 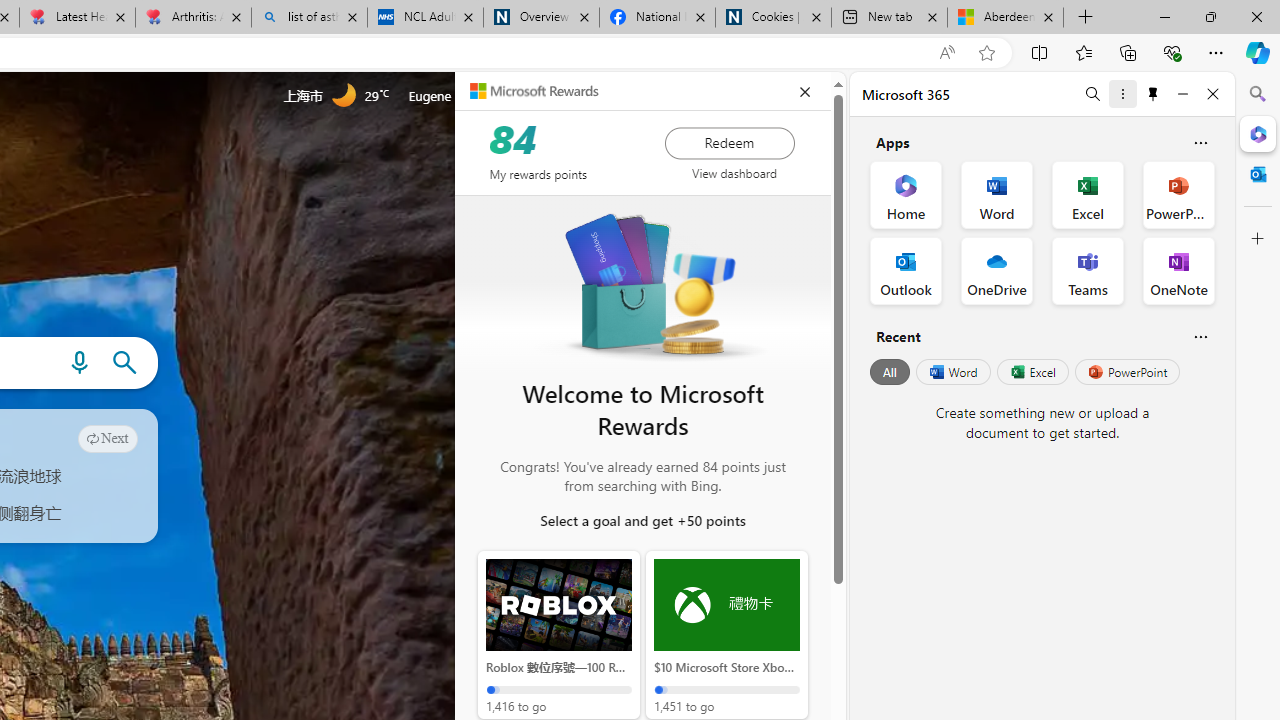 I want to click on 'Aberdeen, Hong Kong SAR hourly forecast | Microsoft Weather', so click(x=1006, y=17).